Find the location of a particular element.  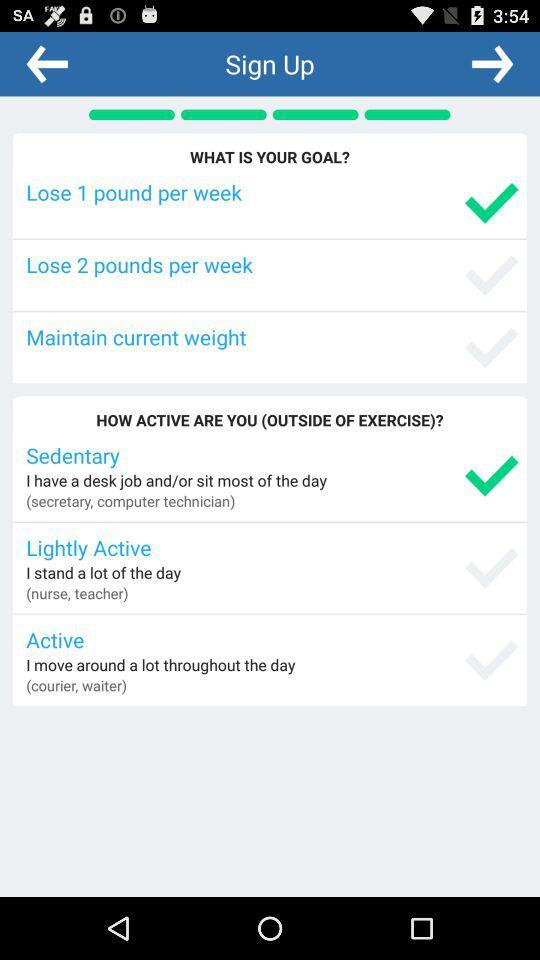

app below (secretary, computer technician) app is located at coordinates (271, 547).